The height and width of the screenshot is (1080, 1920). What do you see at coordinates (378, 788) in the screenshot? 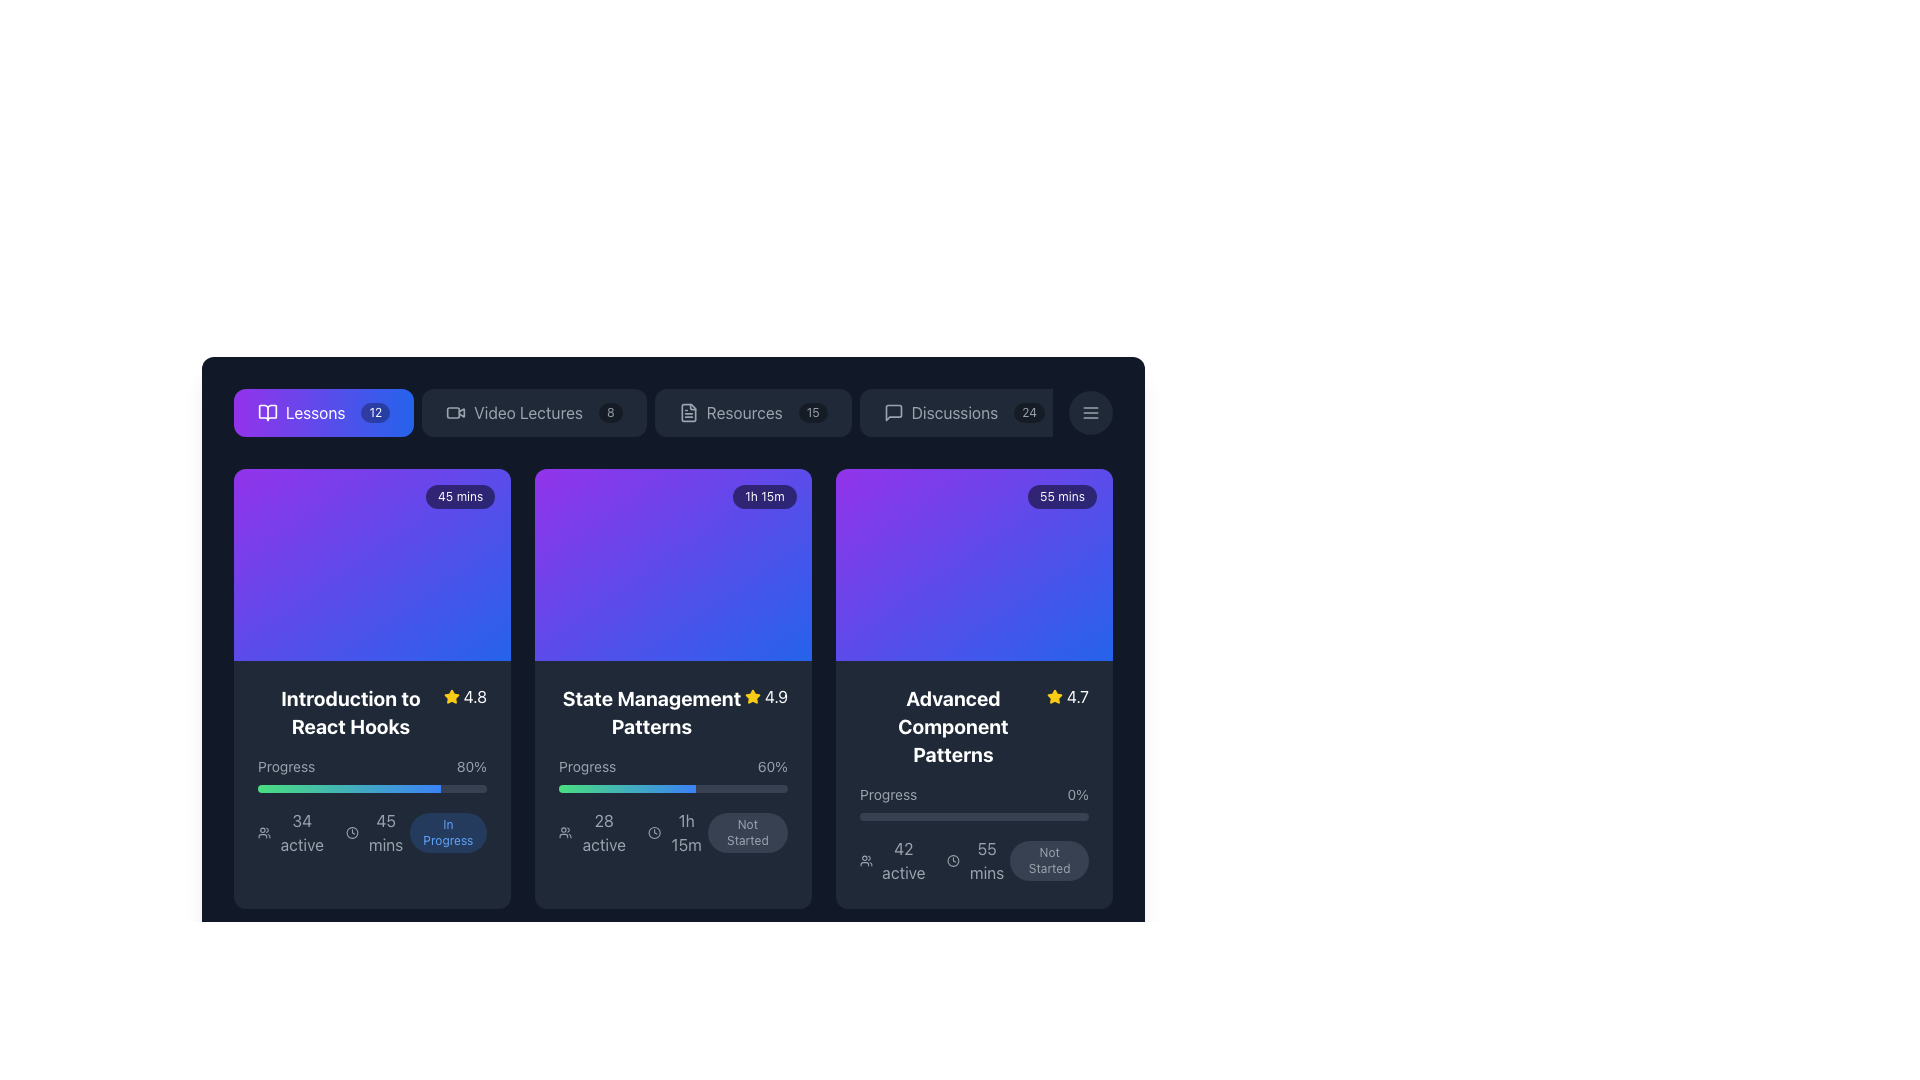
I see `progress` at bounding box center [378, 788].